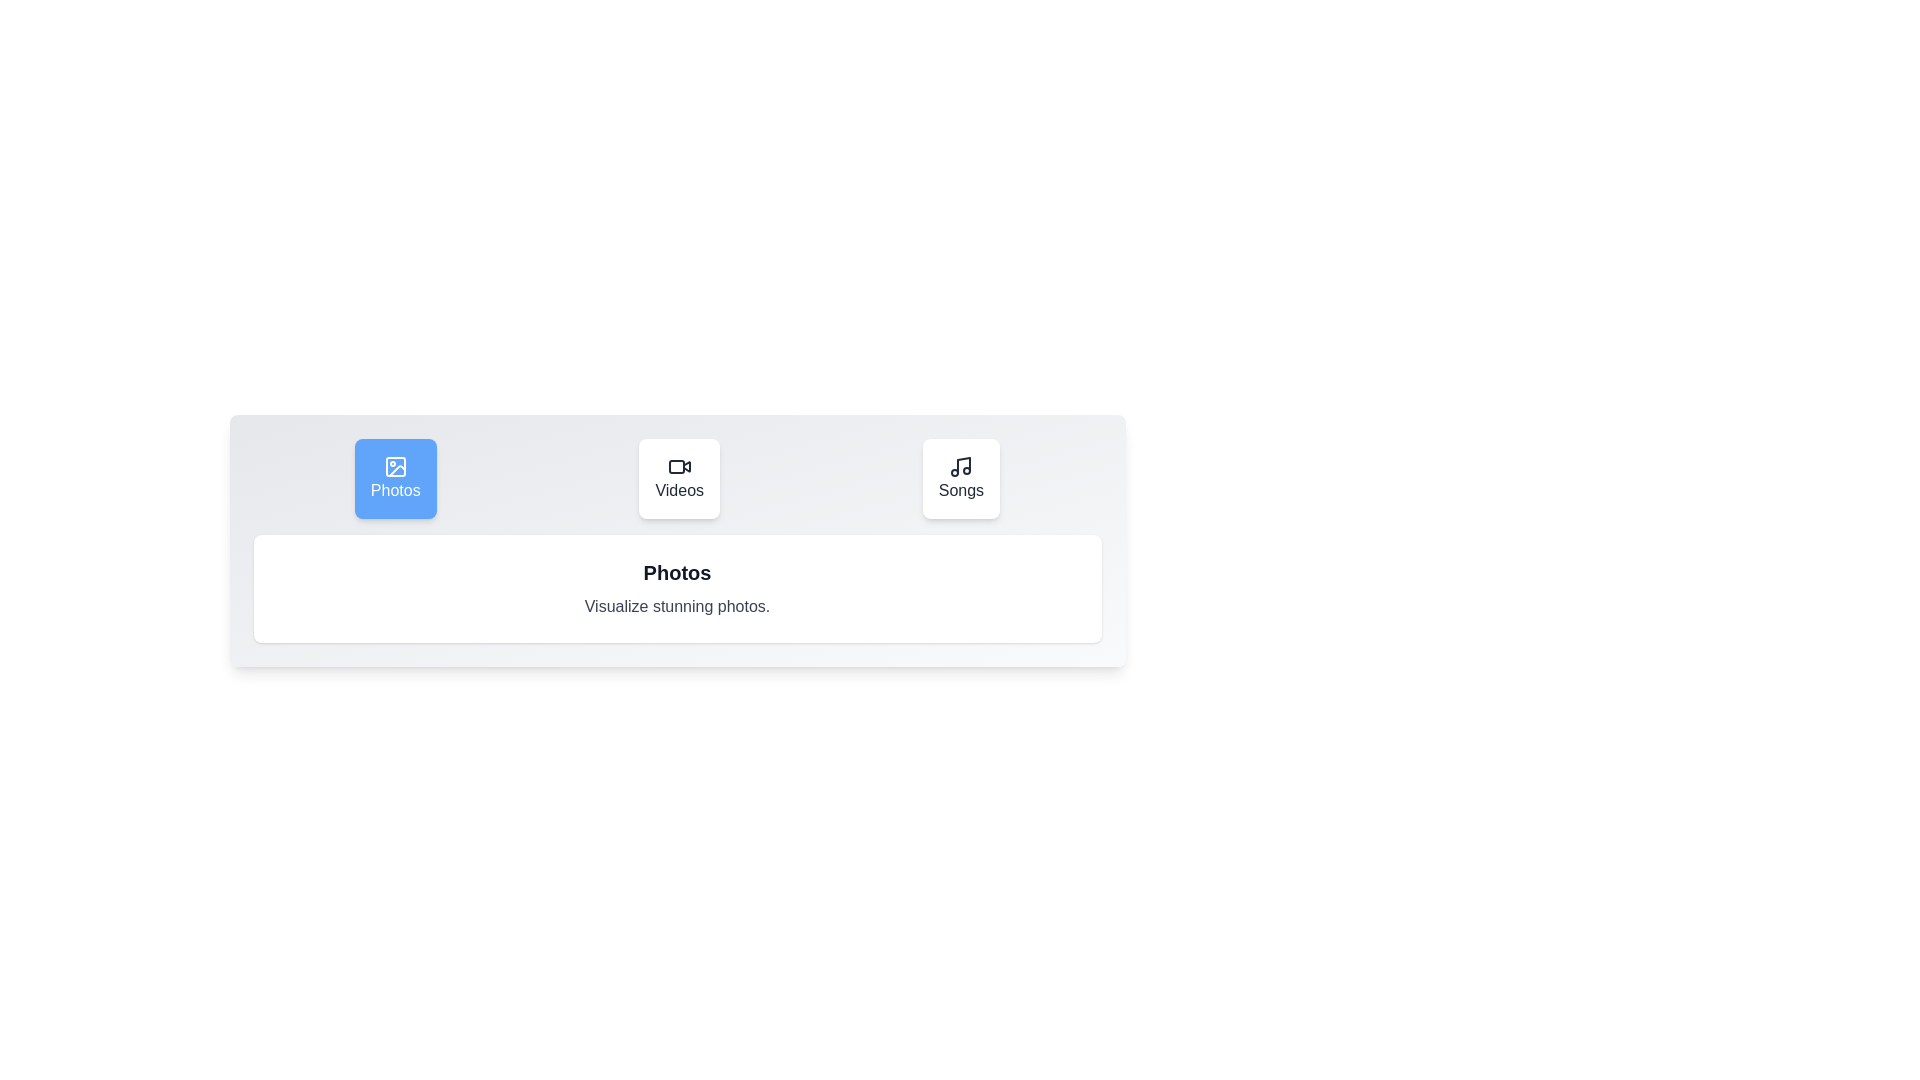 The width and height of the screenshot is (1920, 1080). What do you see at coordinates (961, 478) in the screenshot?
I see `the Songs tab to switch to it` at bounding box center [961, 478].